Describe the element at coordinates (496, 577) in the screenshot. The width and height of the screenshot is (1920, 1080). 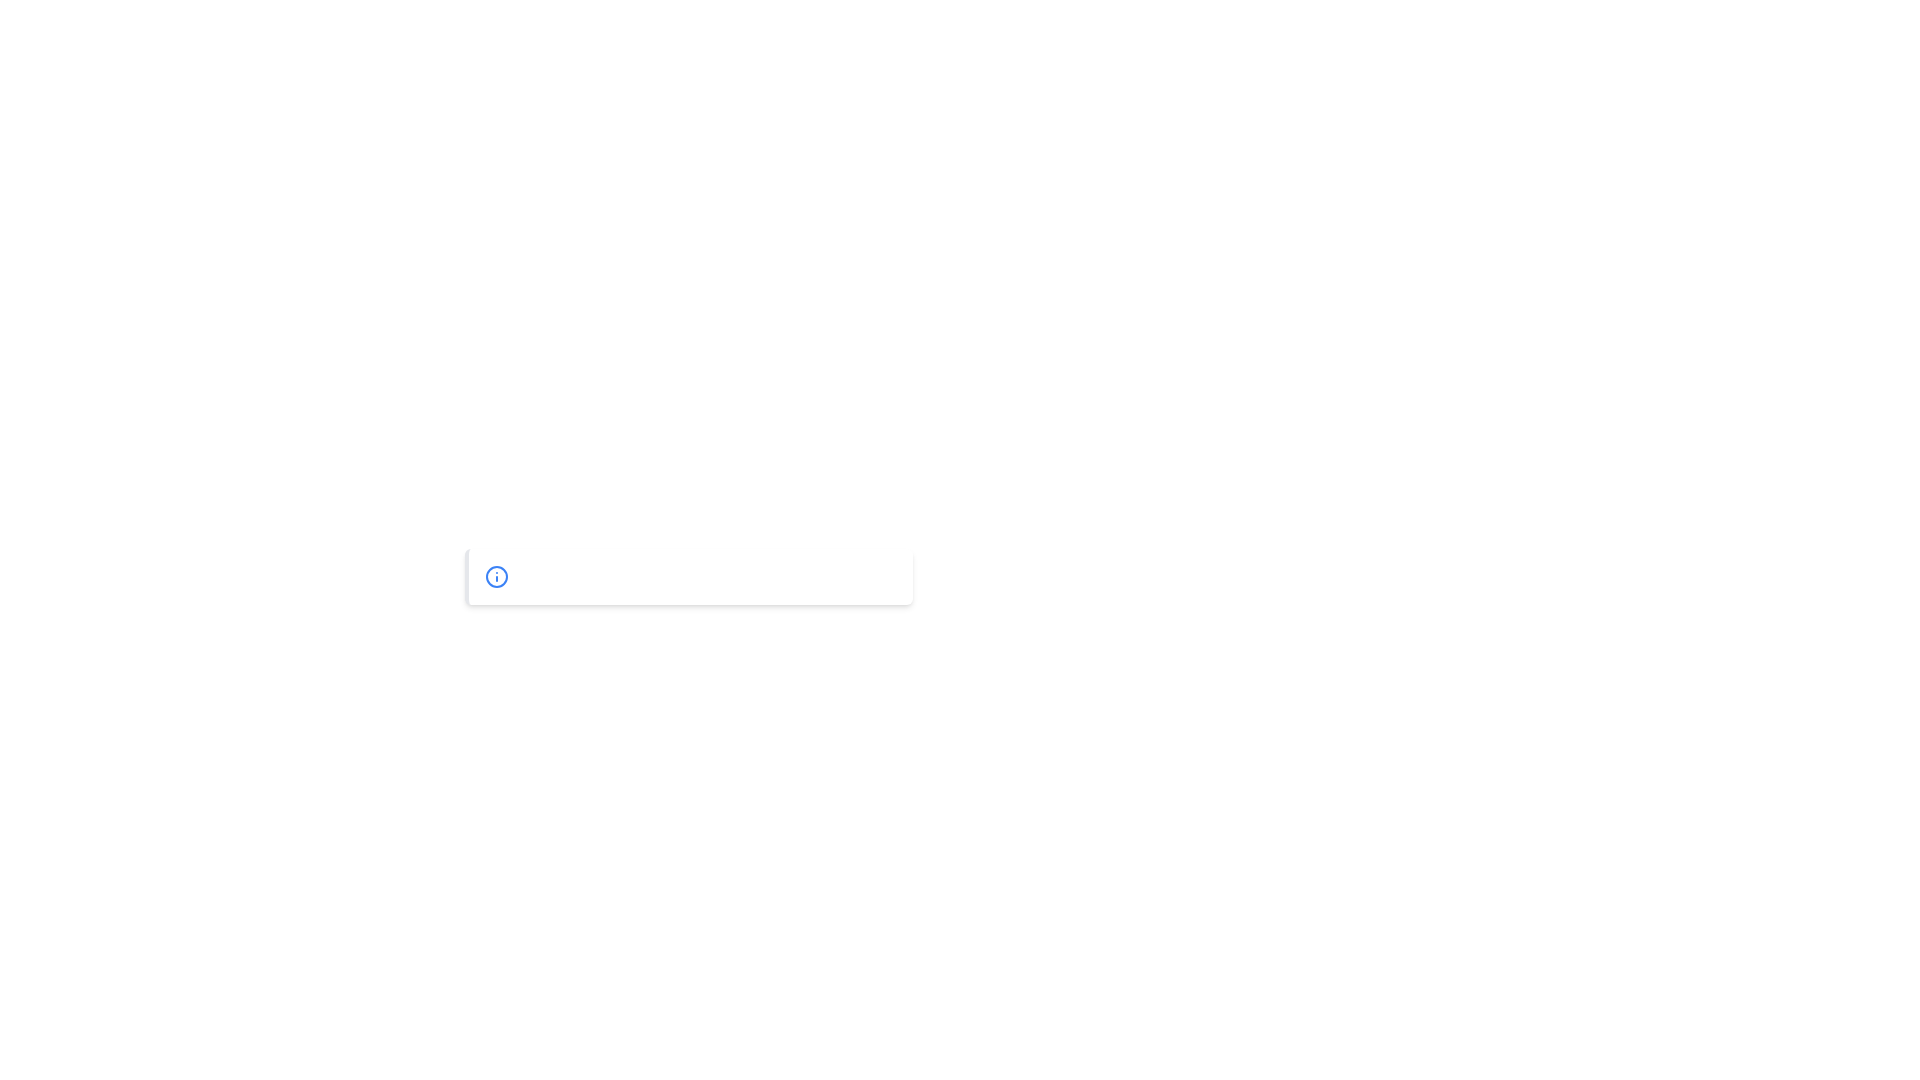
I see `the circular decorative graphic element of the information icon located at the bottom of the interface` at that location.